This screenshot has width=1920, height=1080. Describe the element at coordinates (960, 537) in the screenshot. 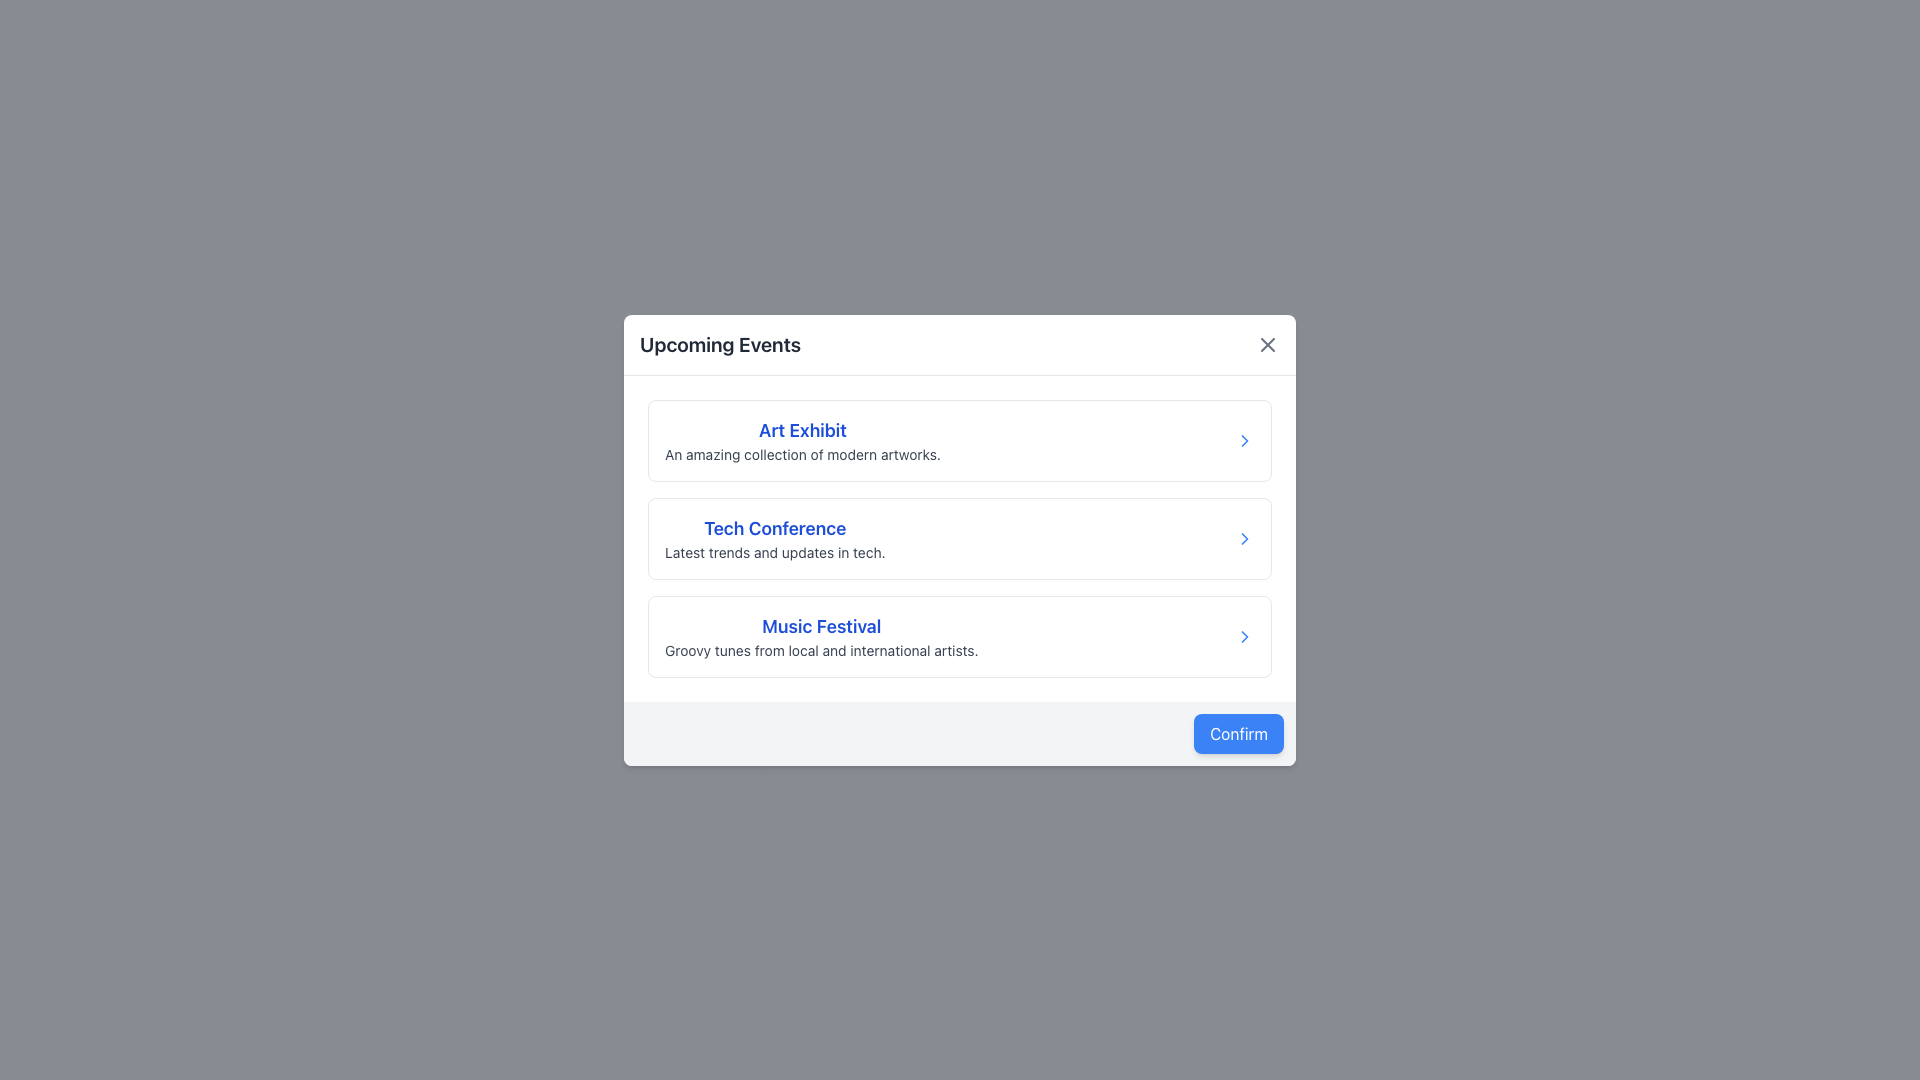

I see `the 'Tech Conference' clickable card` at that location.